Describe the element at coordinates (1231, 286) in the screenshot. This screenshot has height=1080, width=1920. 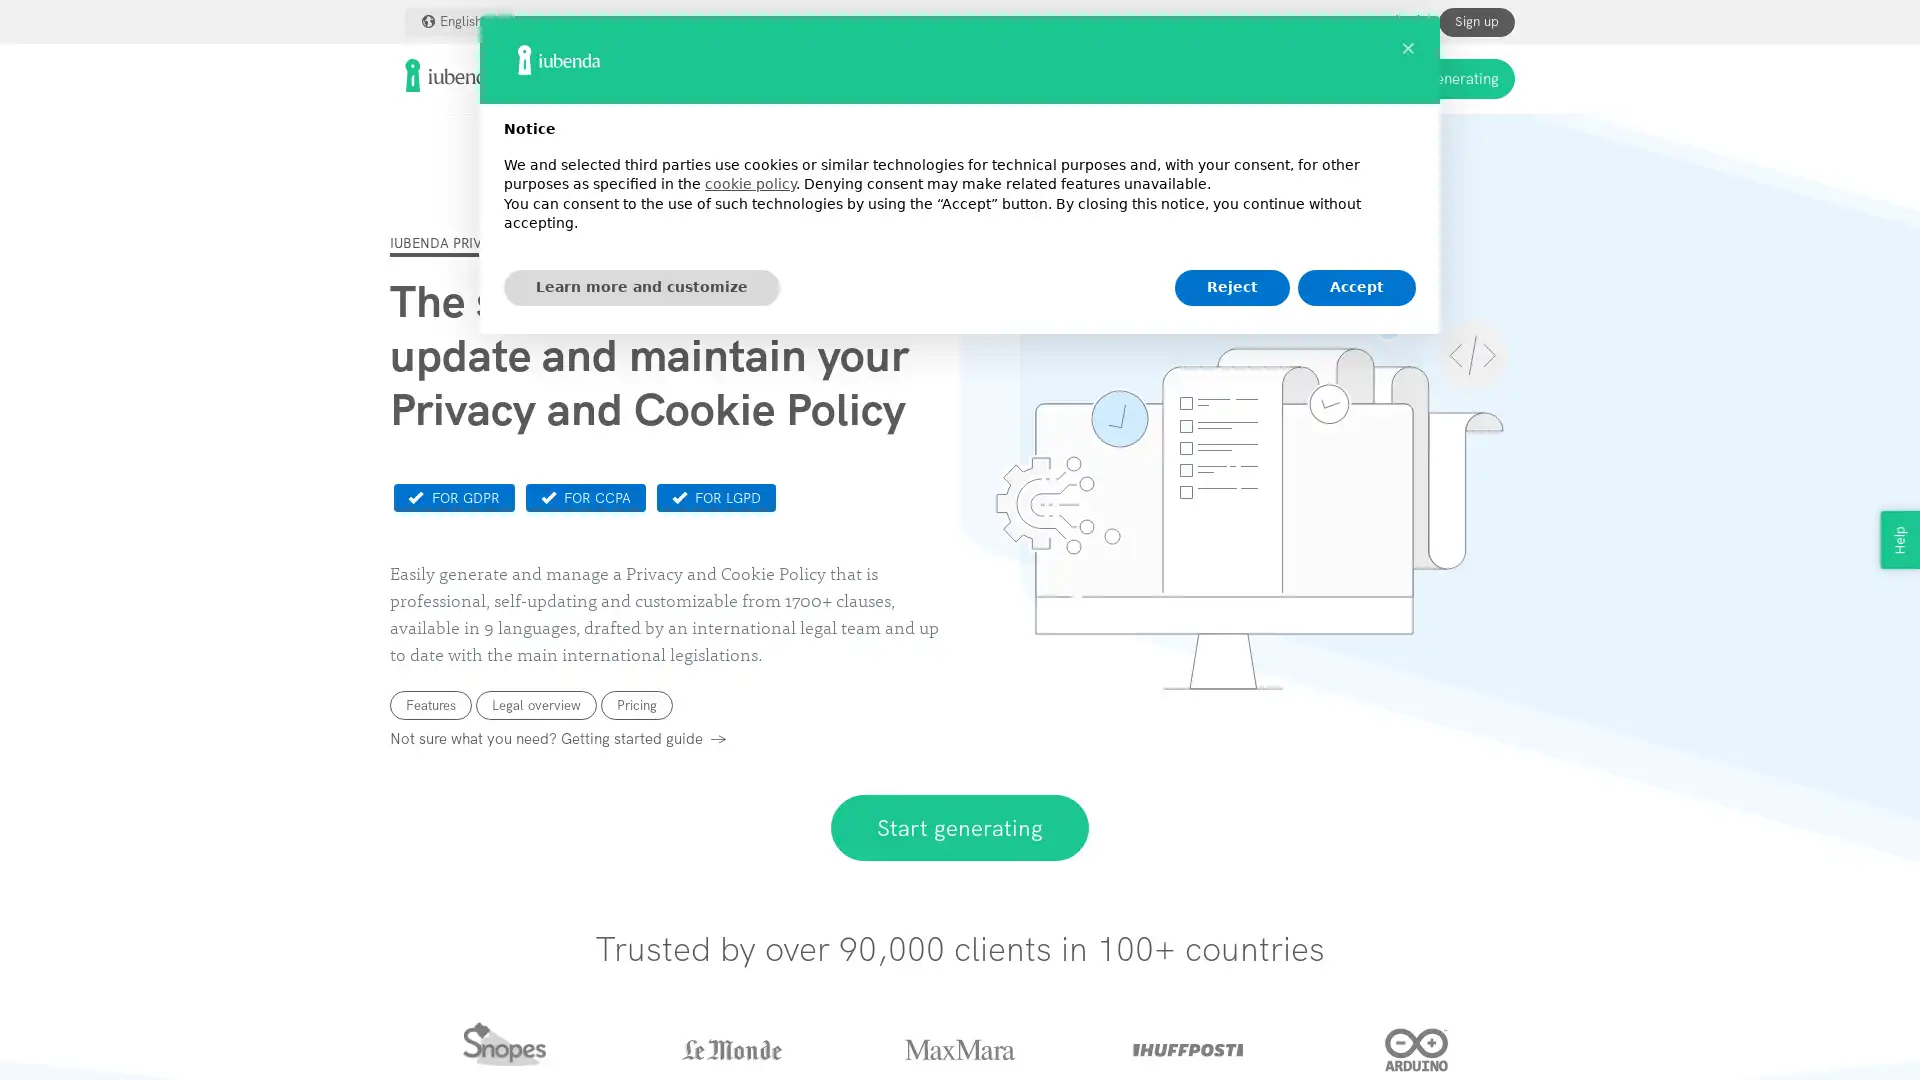
I see `Reject` at that location.